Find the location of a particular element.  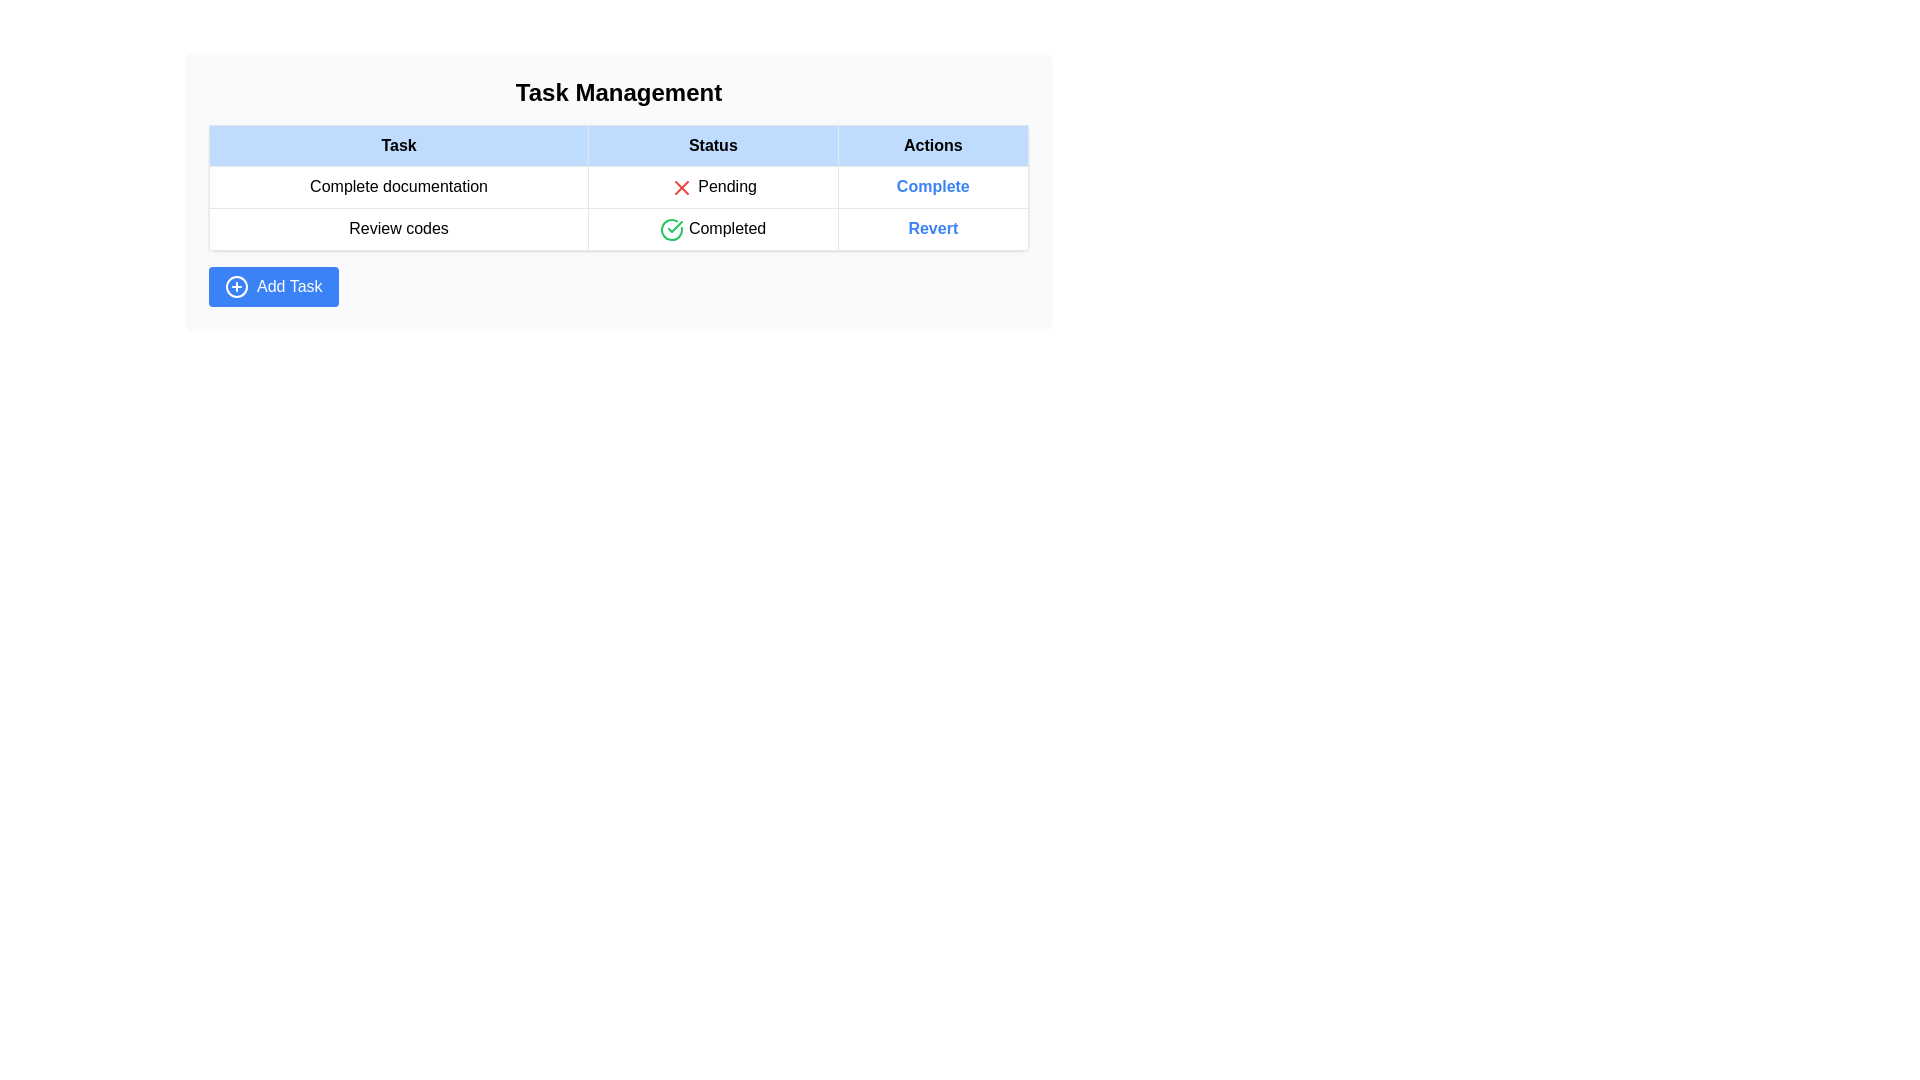

text content of the Table Header Cell containing the text 'Task' which is styled in bold and centered within a light blue background is located at coordinates (398, 145).